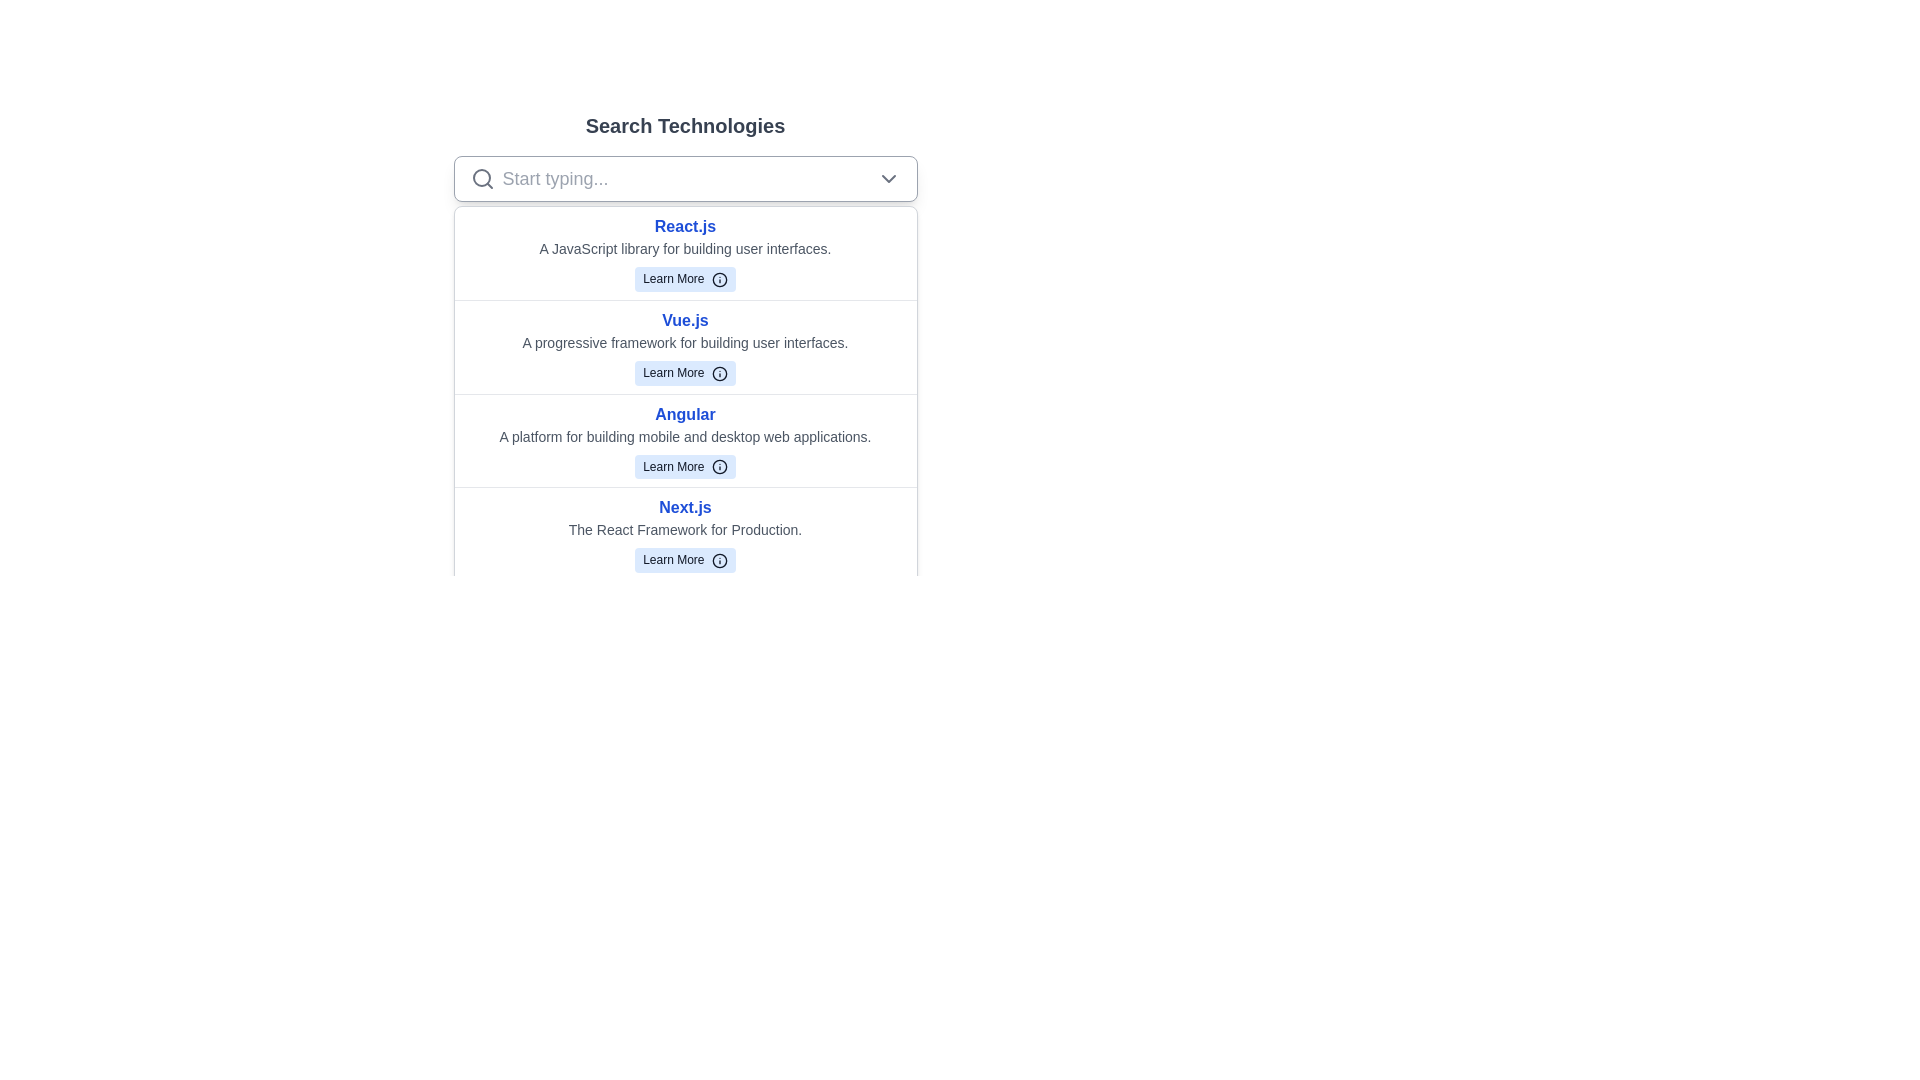 This screenshot has height=1080, width=1920. Describe the element at coordinates (685, 507) in the screenshot. I see `text content of the title label indicating 'Next.js', which is located in the fourth row of the technology list, positioned above the description text and the 'Learn More' button` at that location.